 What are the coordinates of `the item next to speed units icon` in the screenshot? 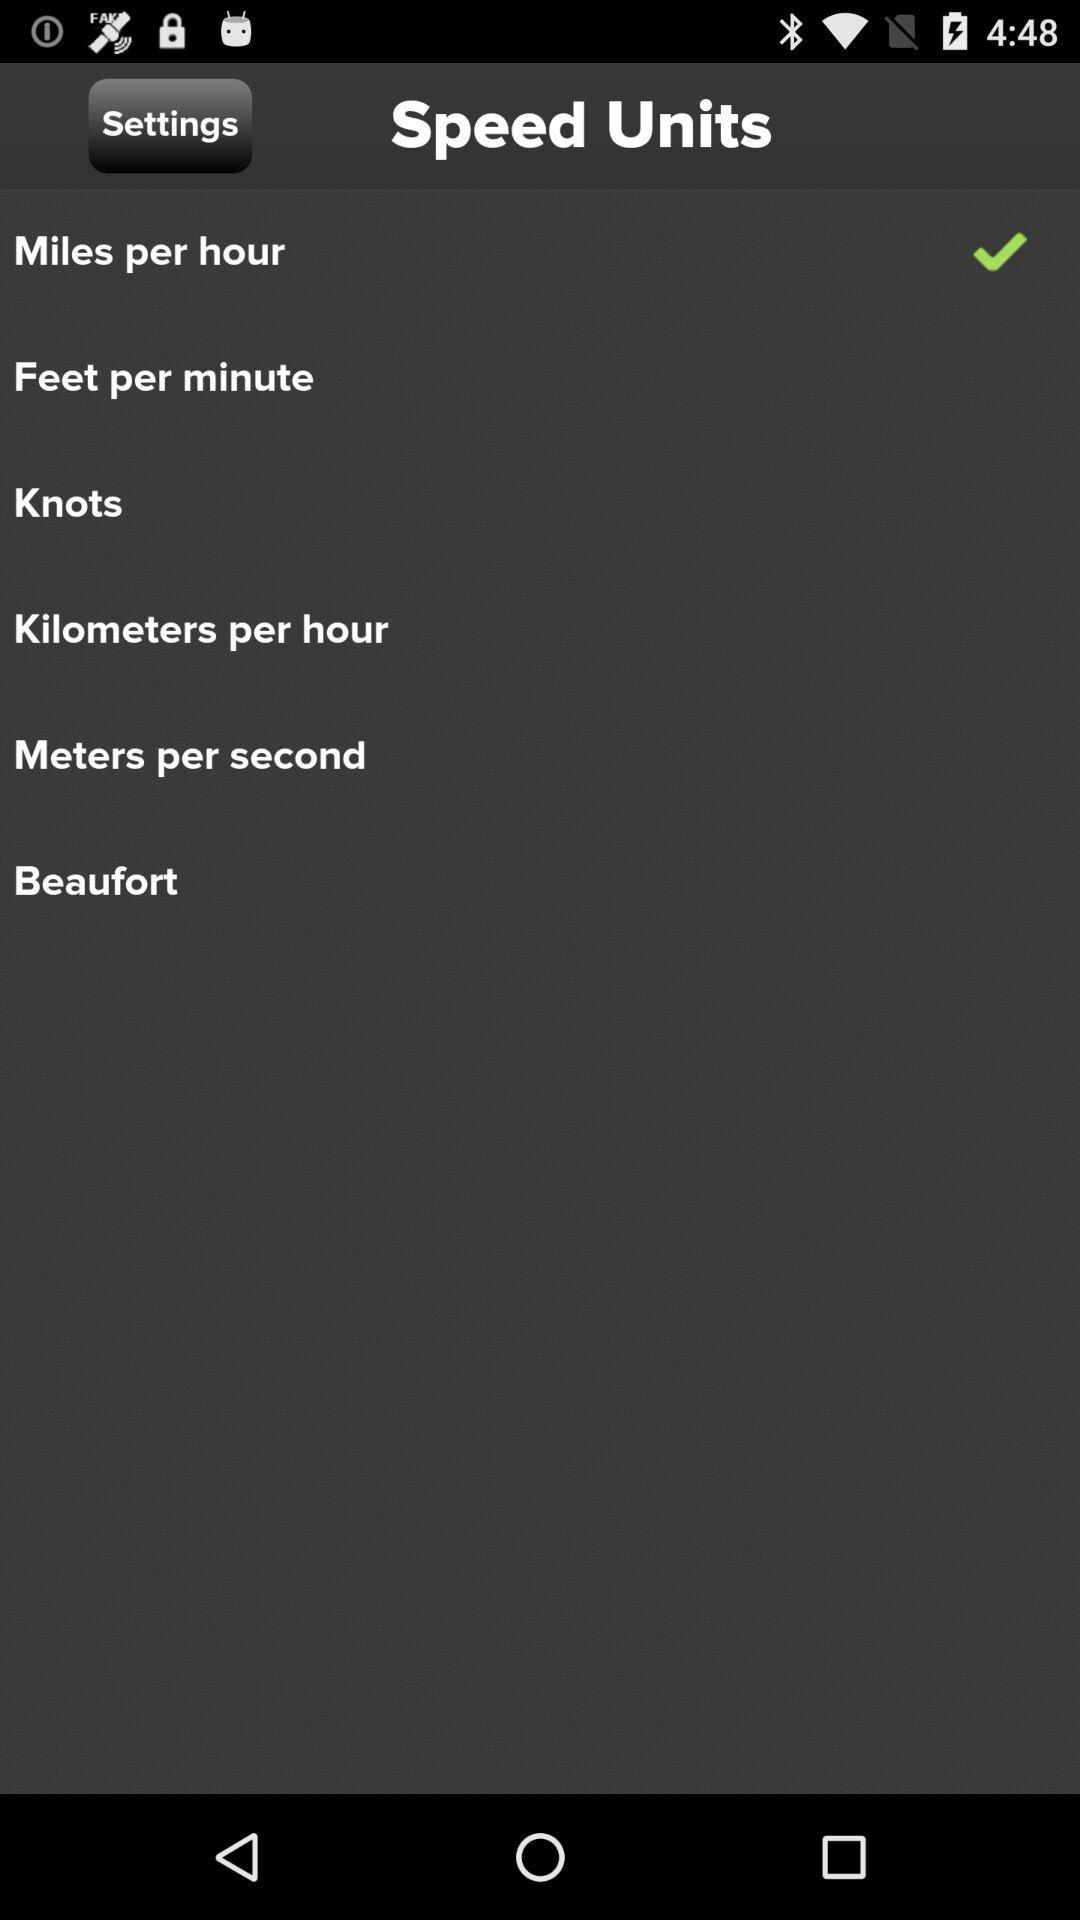 It's located at (169, 124).